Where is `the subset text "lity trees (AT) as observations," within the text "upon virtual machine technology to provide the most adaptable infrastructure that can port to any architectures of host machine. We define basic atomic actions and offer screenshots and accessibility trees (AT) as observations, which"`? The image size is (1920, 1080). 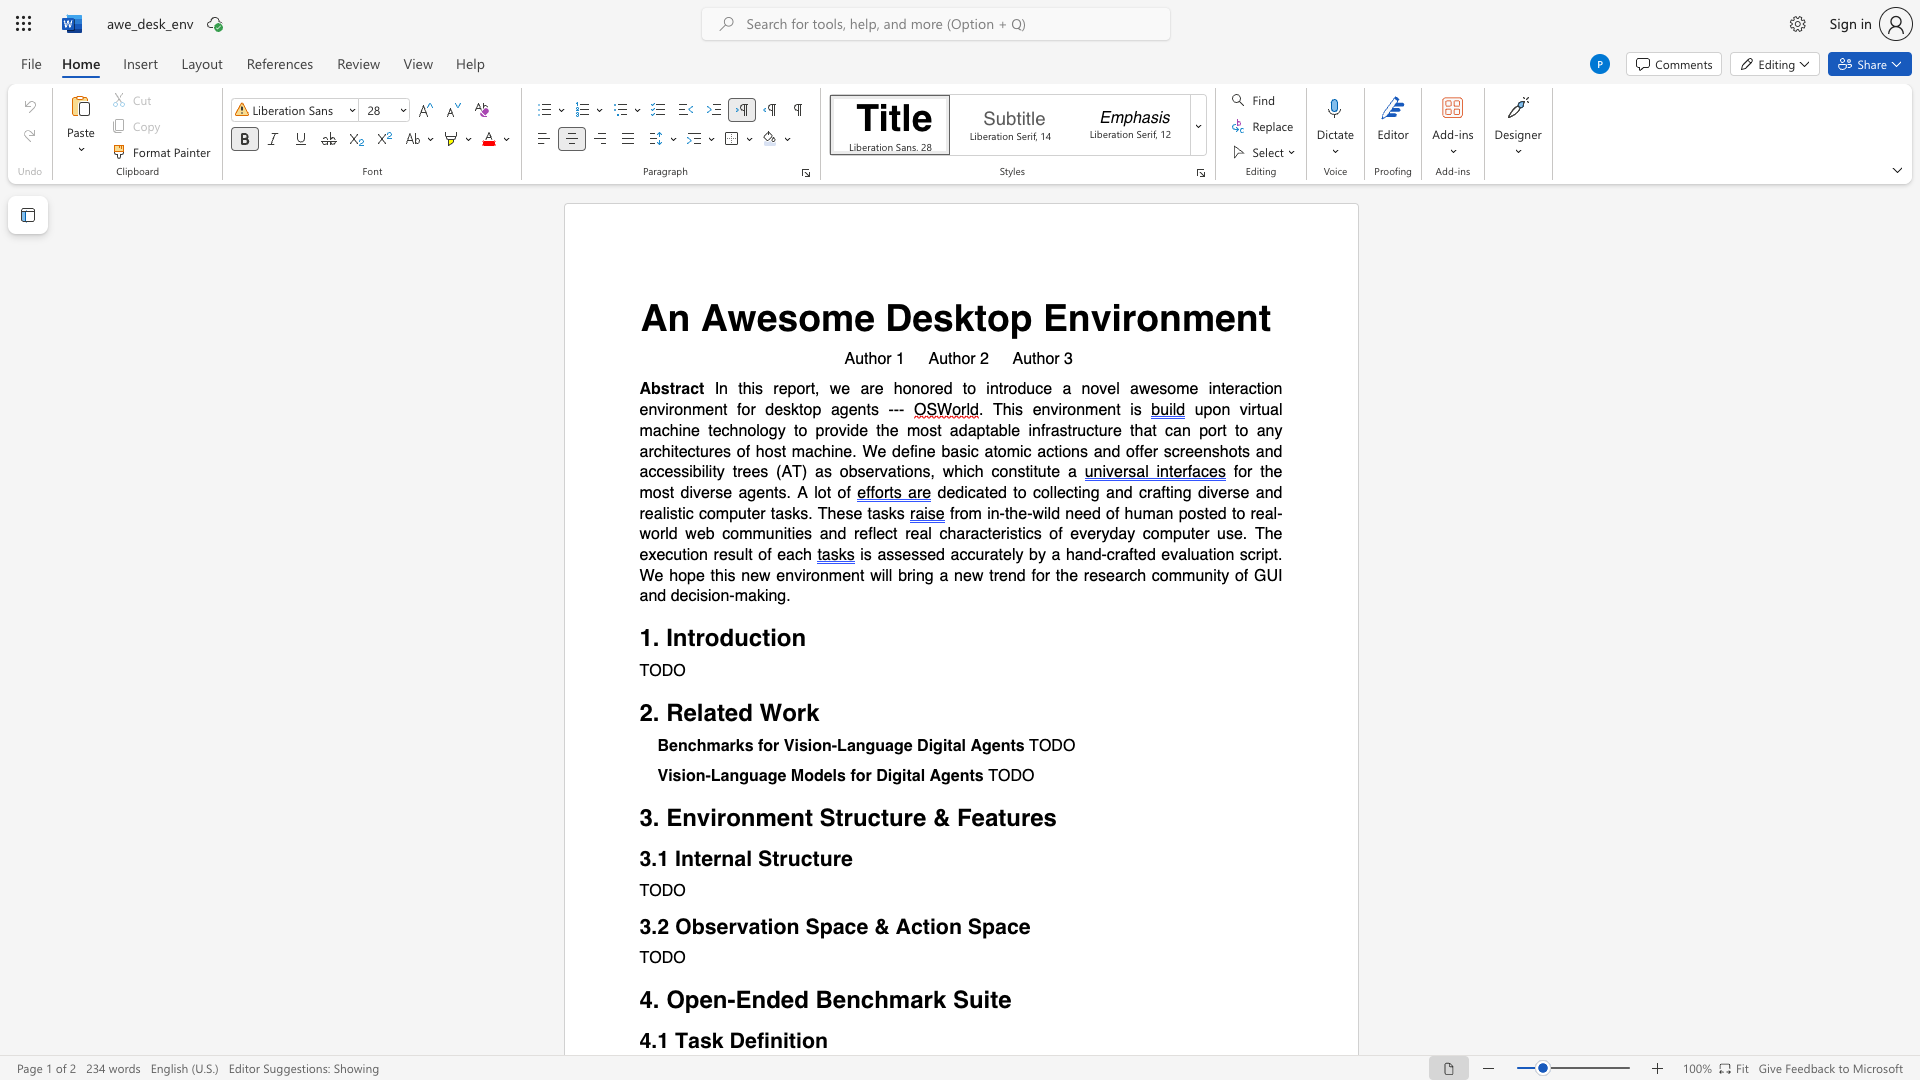 the subset text "lity trees (AT) as observations," within the text "upon virtual machine technology to provide the most adaptable infrastructure that can port to any architectures of host machine. We define basic atomic actions and offer screenshots and accessibility trees (AT) as observations, which" is located at coordinates (705, 472).